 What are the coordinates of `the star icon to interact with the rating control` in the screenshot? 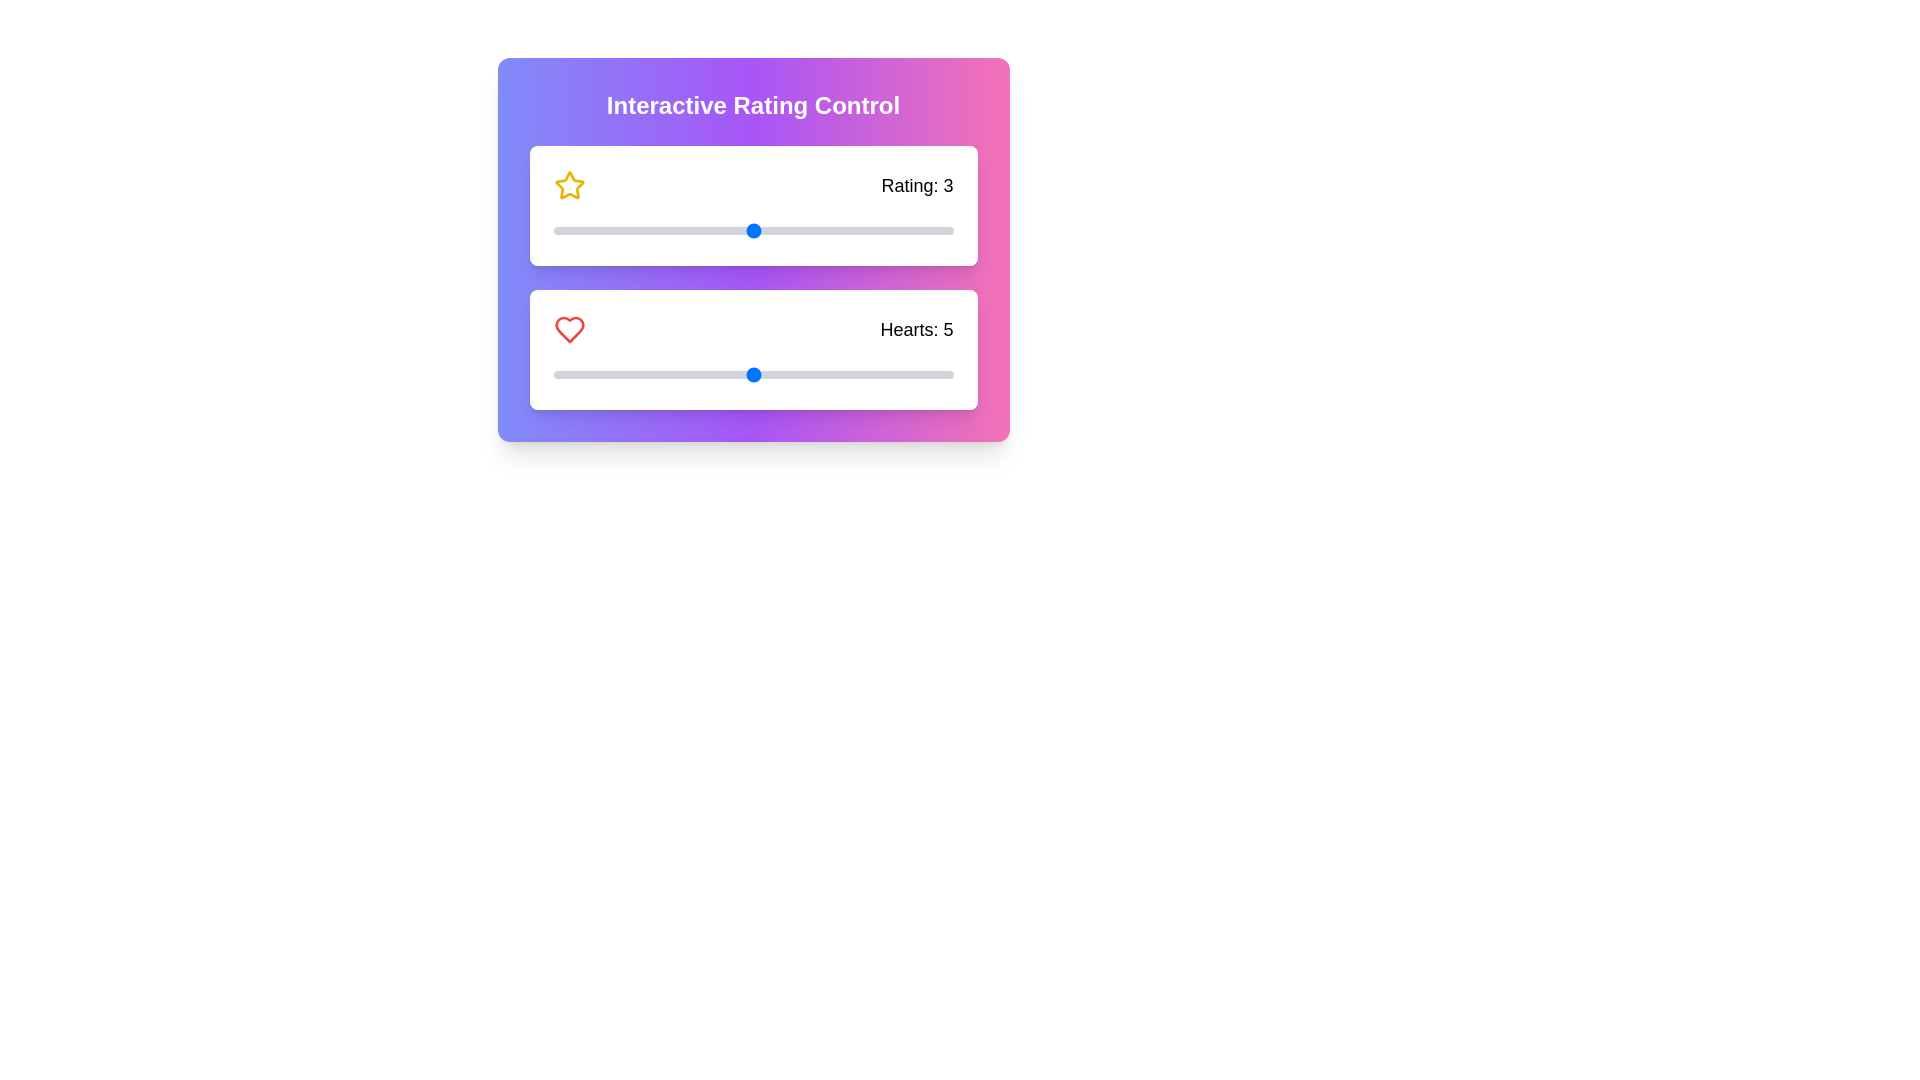 It's located at (568, 185).